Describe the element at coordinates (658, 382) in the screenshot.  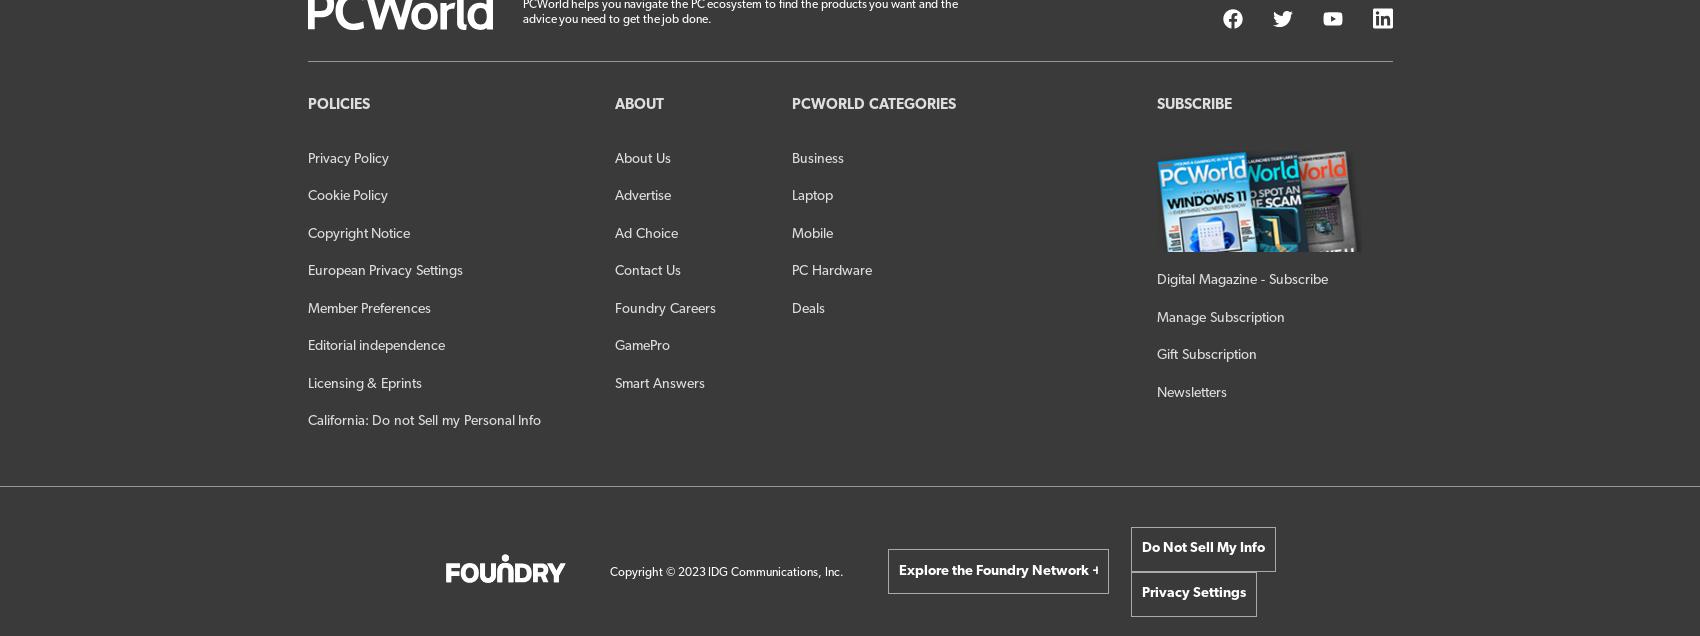
I see `'Smart Answers'` at that location.